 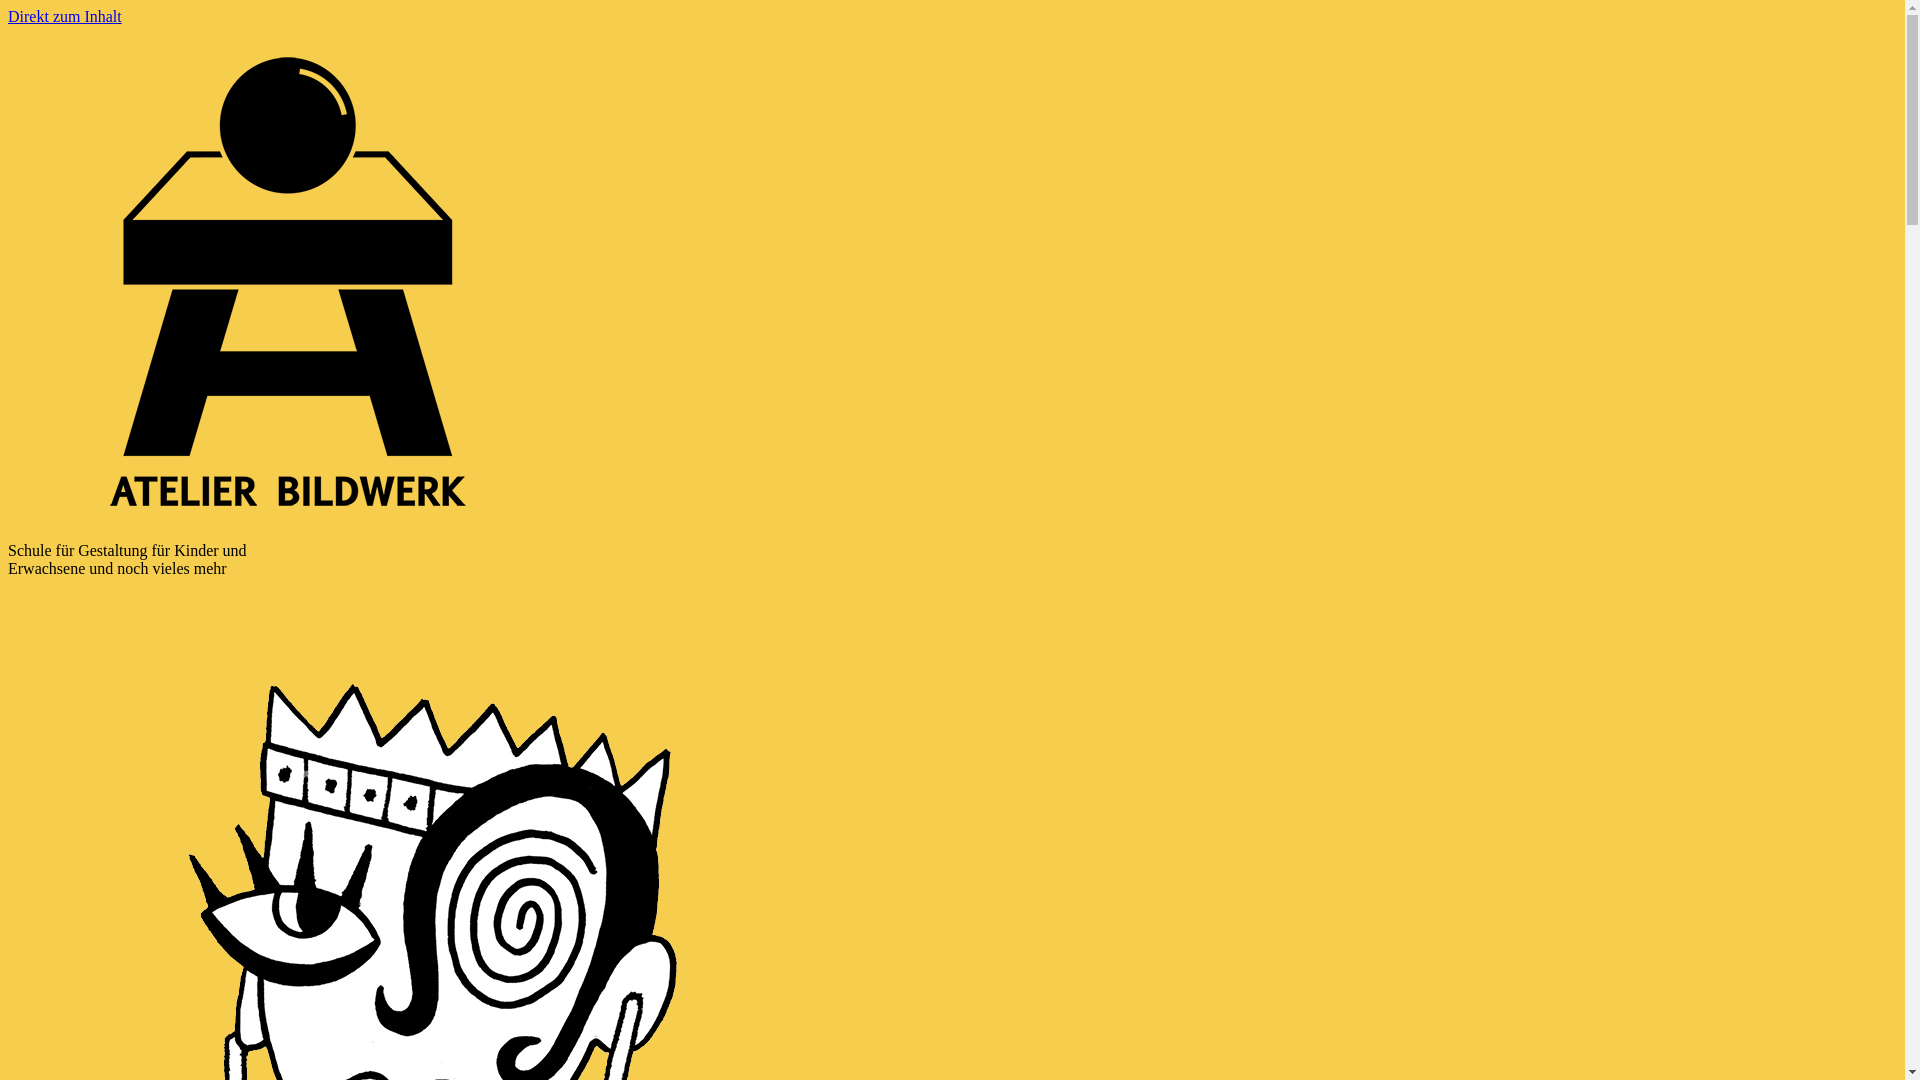 What do you see at coordinates (65, 16) in the screenshot?
I see `'Direkt zum Inhalt'` at bounding box center [65, 16].